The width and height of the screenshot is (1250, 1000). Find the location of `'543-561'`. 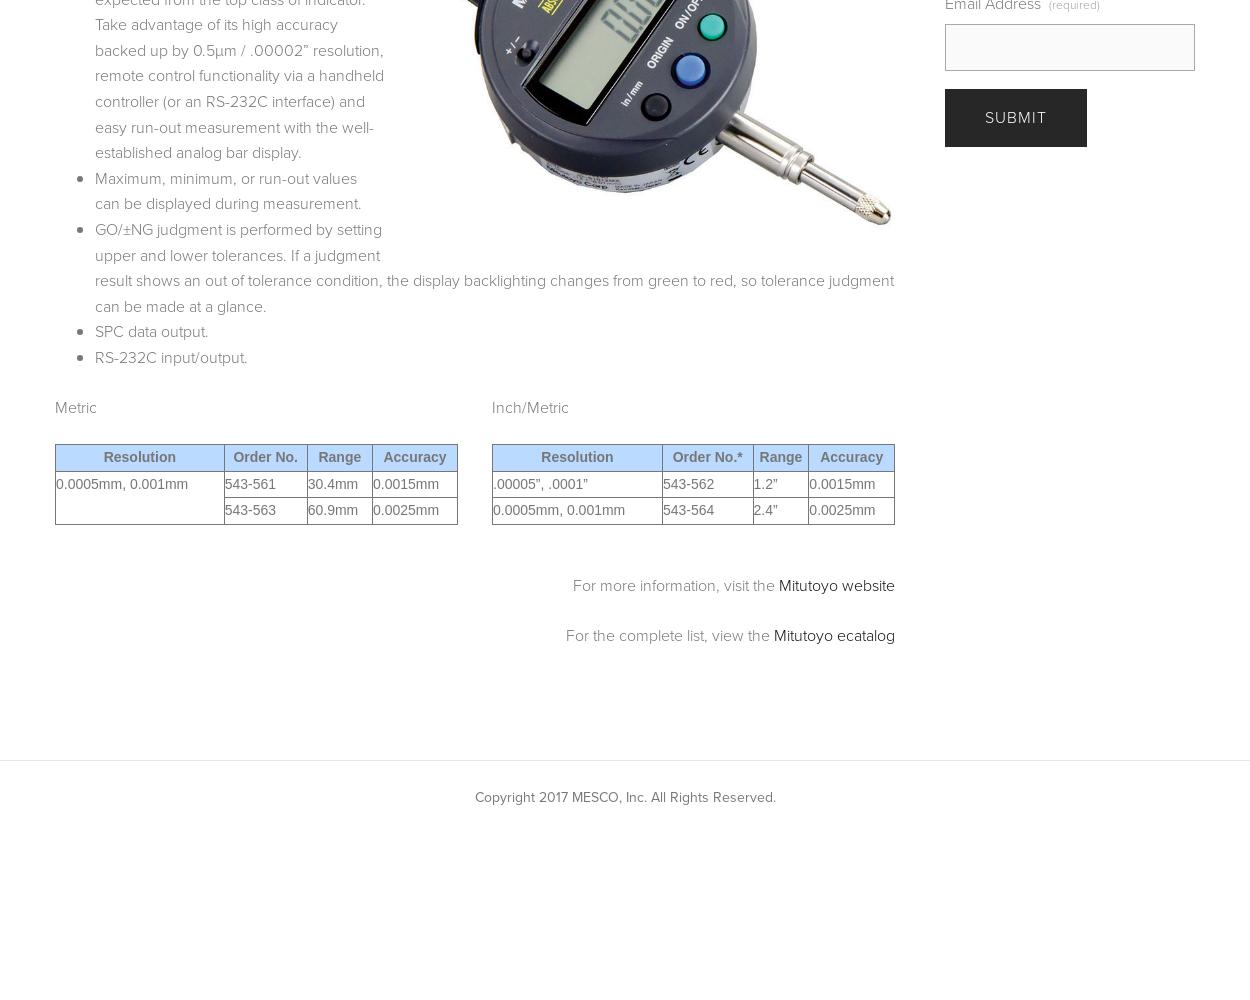

'543-561' is located at coordinates (250, 482).